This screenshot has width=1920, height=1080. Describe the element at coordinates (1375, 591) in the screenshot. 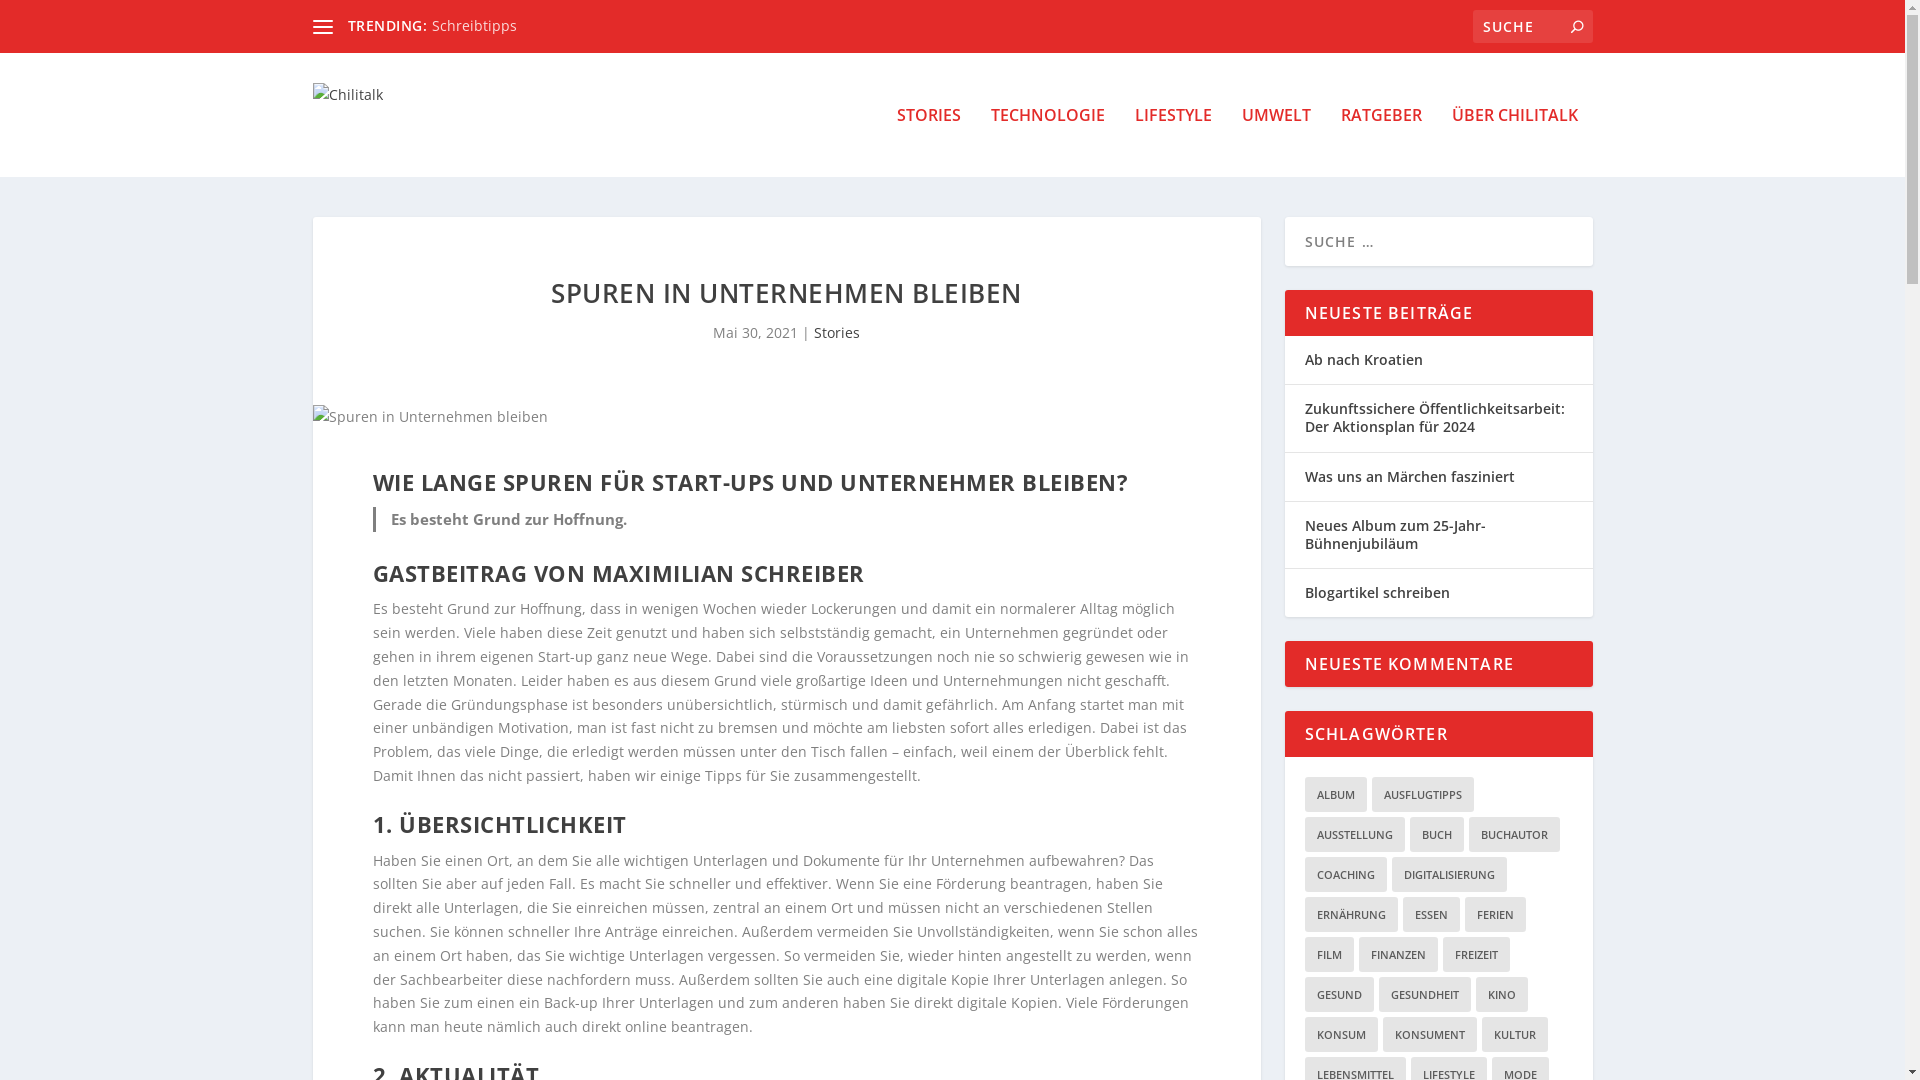

I see `'Blogartikel schreiben'` at that location.